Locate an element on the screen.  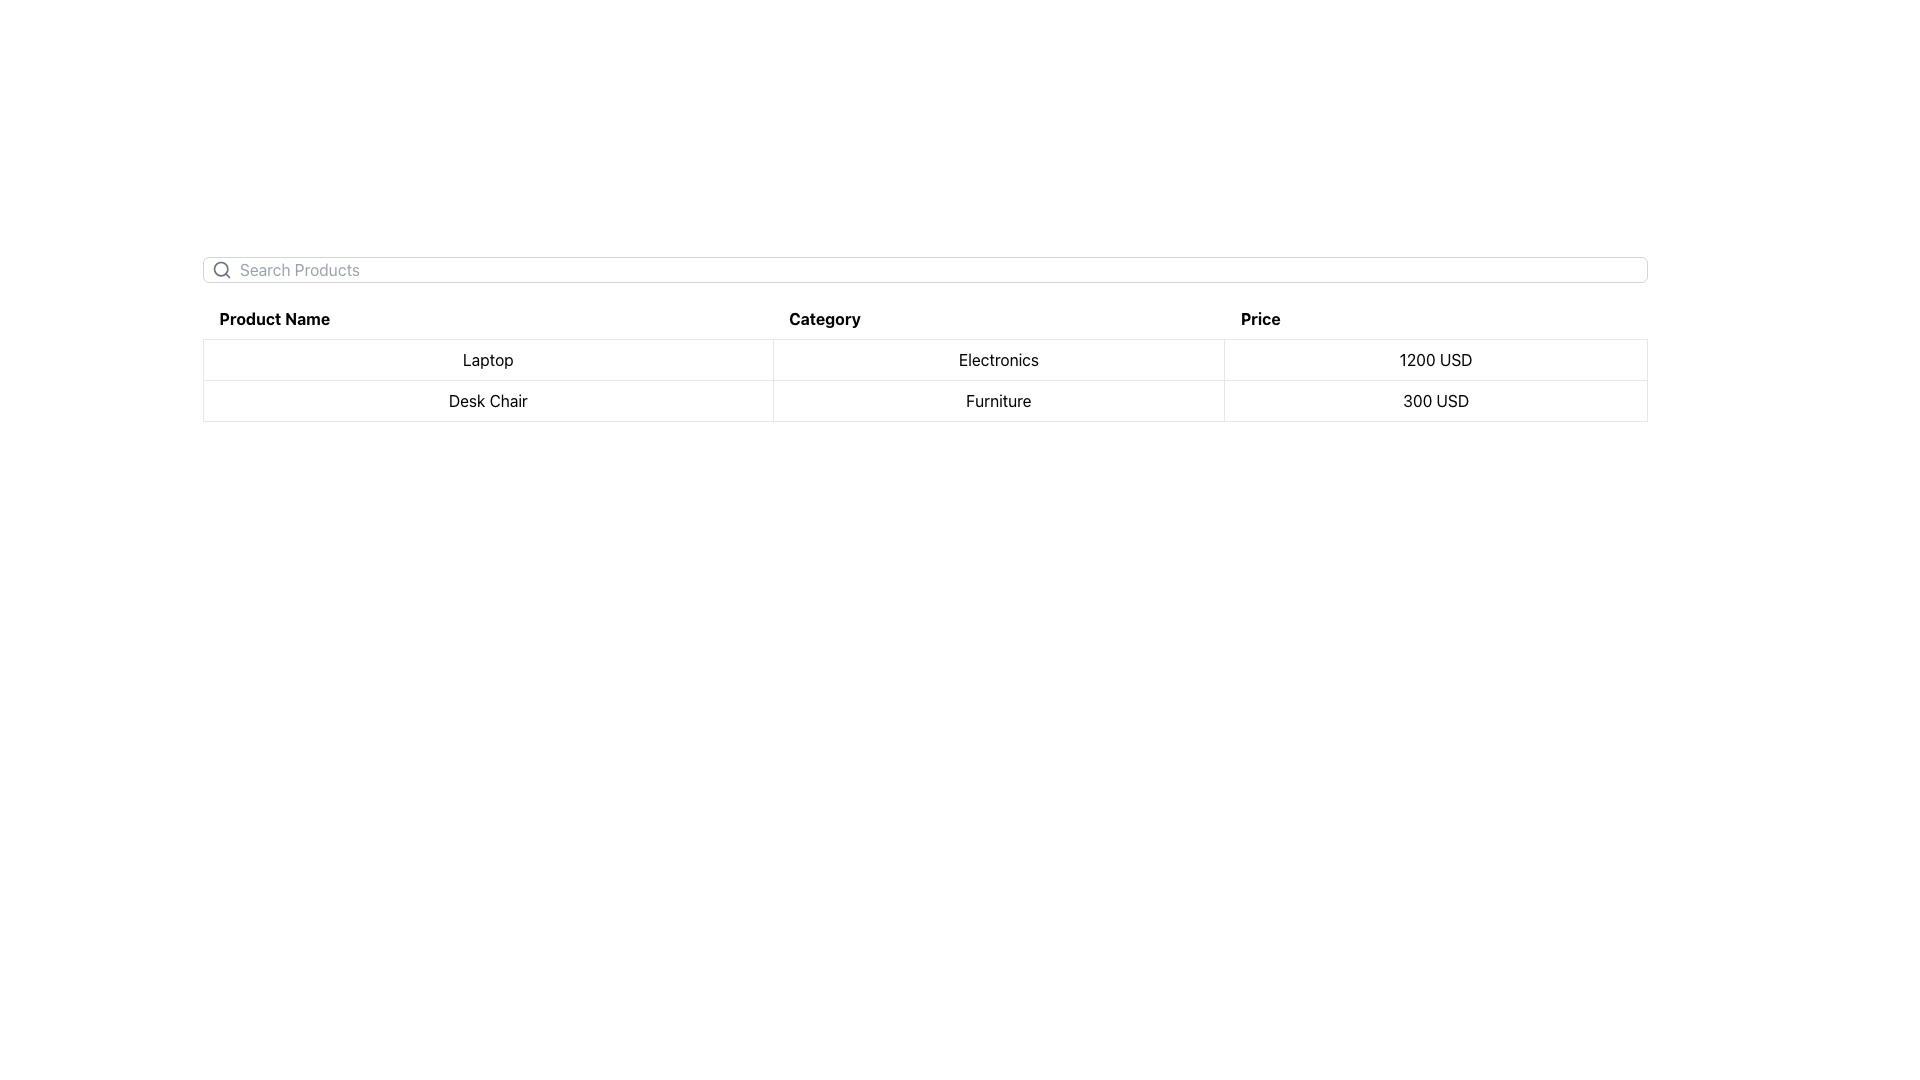
the SVG Circle element that is part of the search lens icon located in the upper-left part of the interface is located at coordinates (221, 268).